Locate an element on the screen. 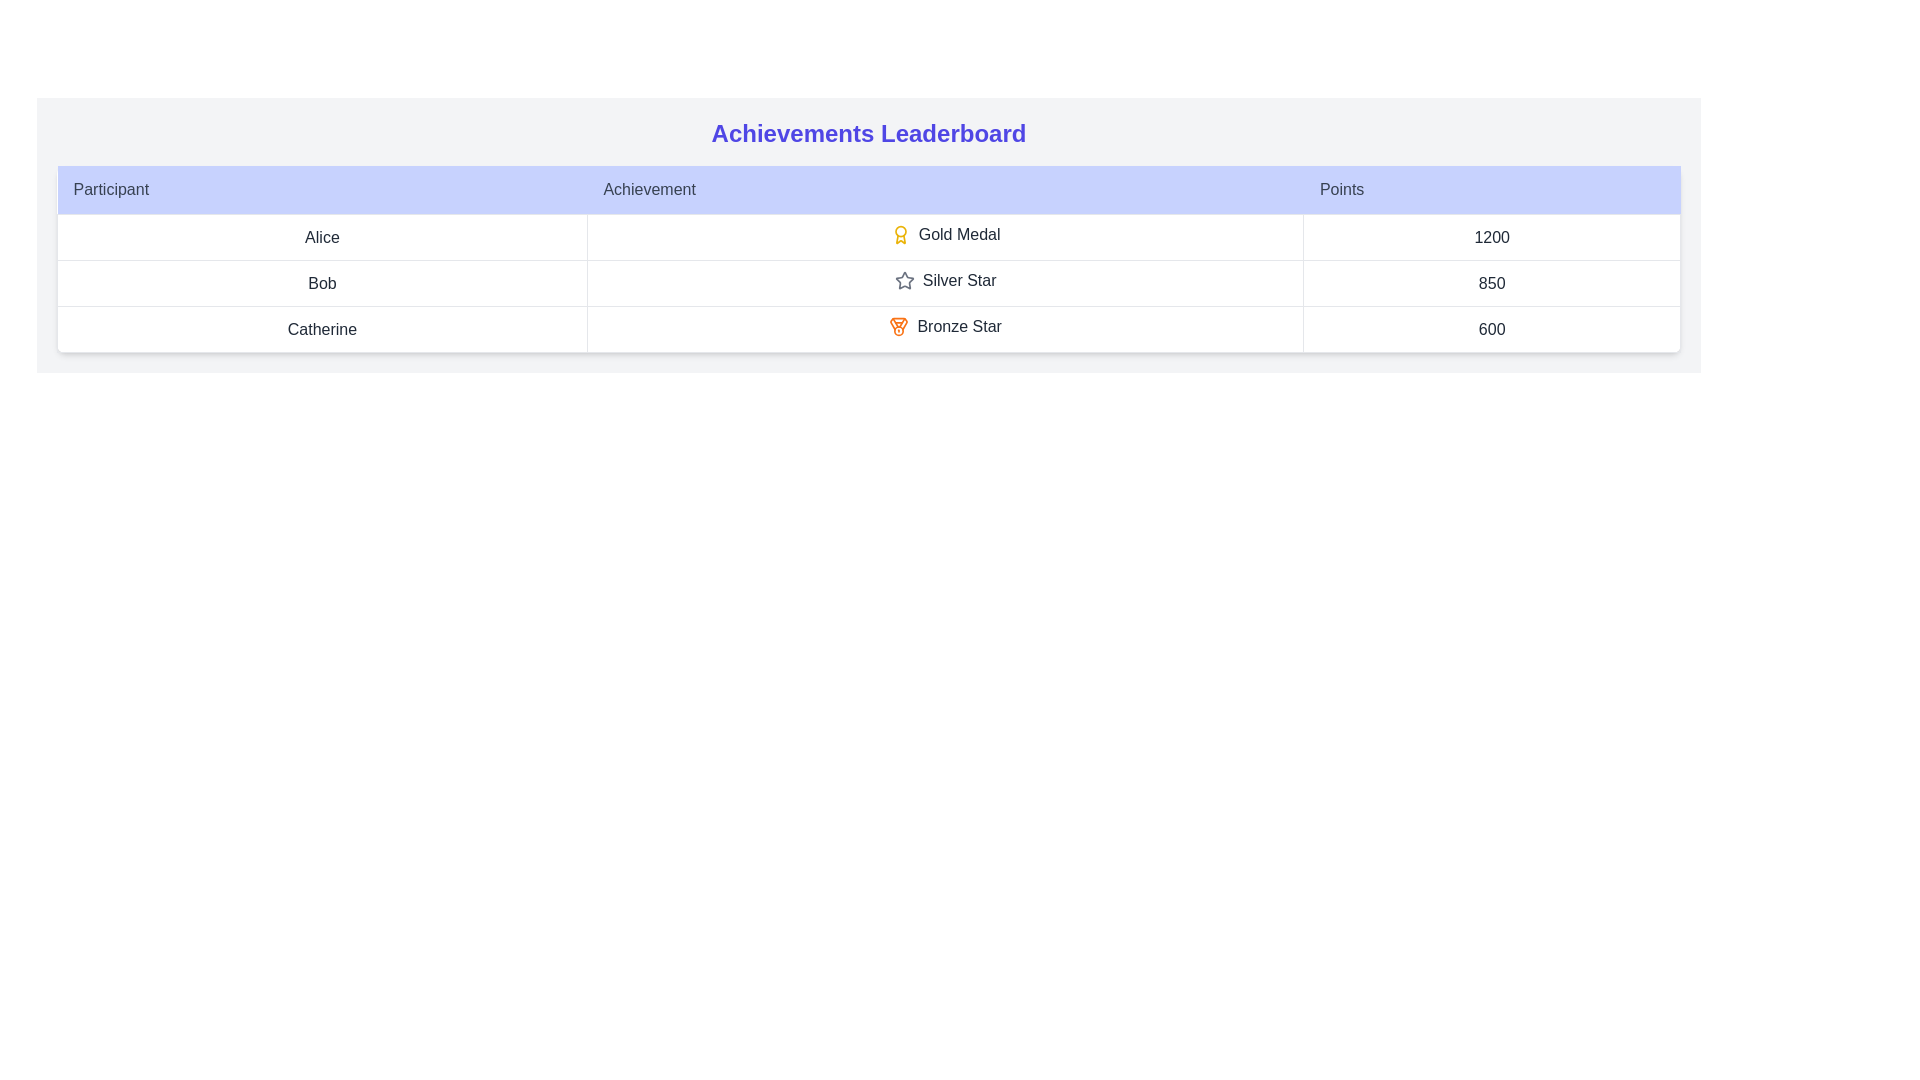  the text 'Silver Star' with a gray font and a star icon, located in the second row of the 'Achievement' column in the leaderboard interface is located at coordinates (944, 283).